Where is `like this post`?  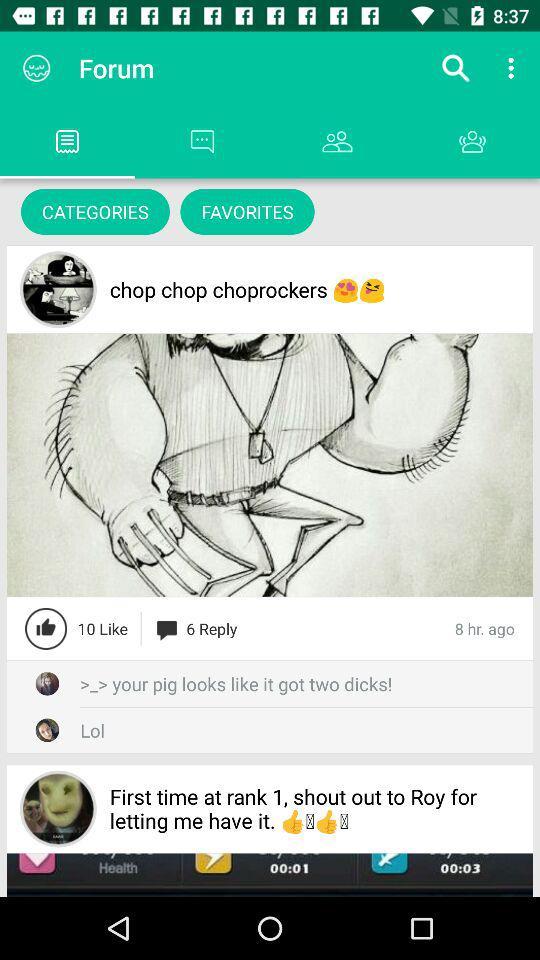 like this post is located at coordinates (46, 627).